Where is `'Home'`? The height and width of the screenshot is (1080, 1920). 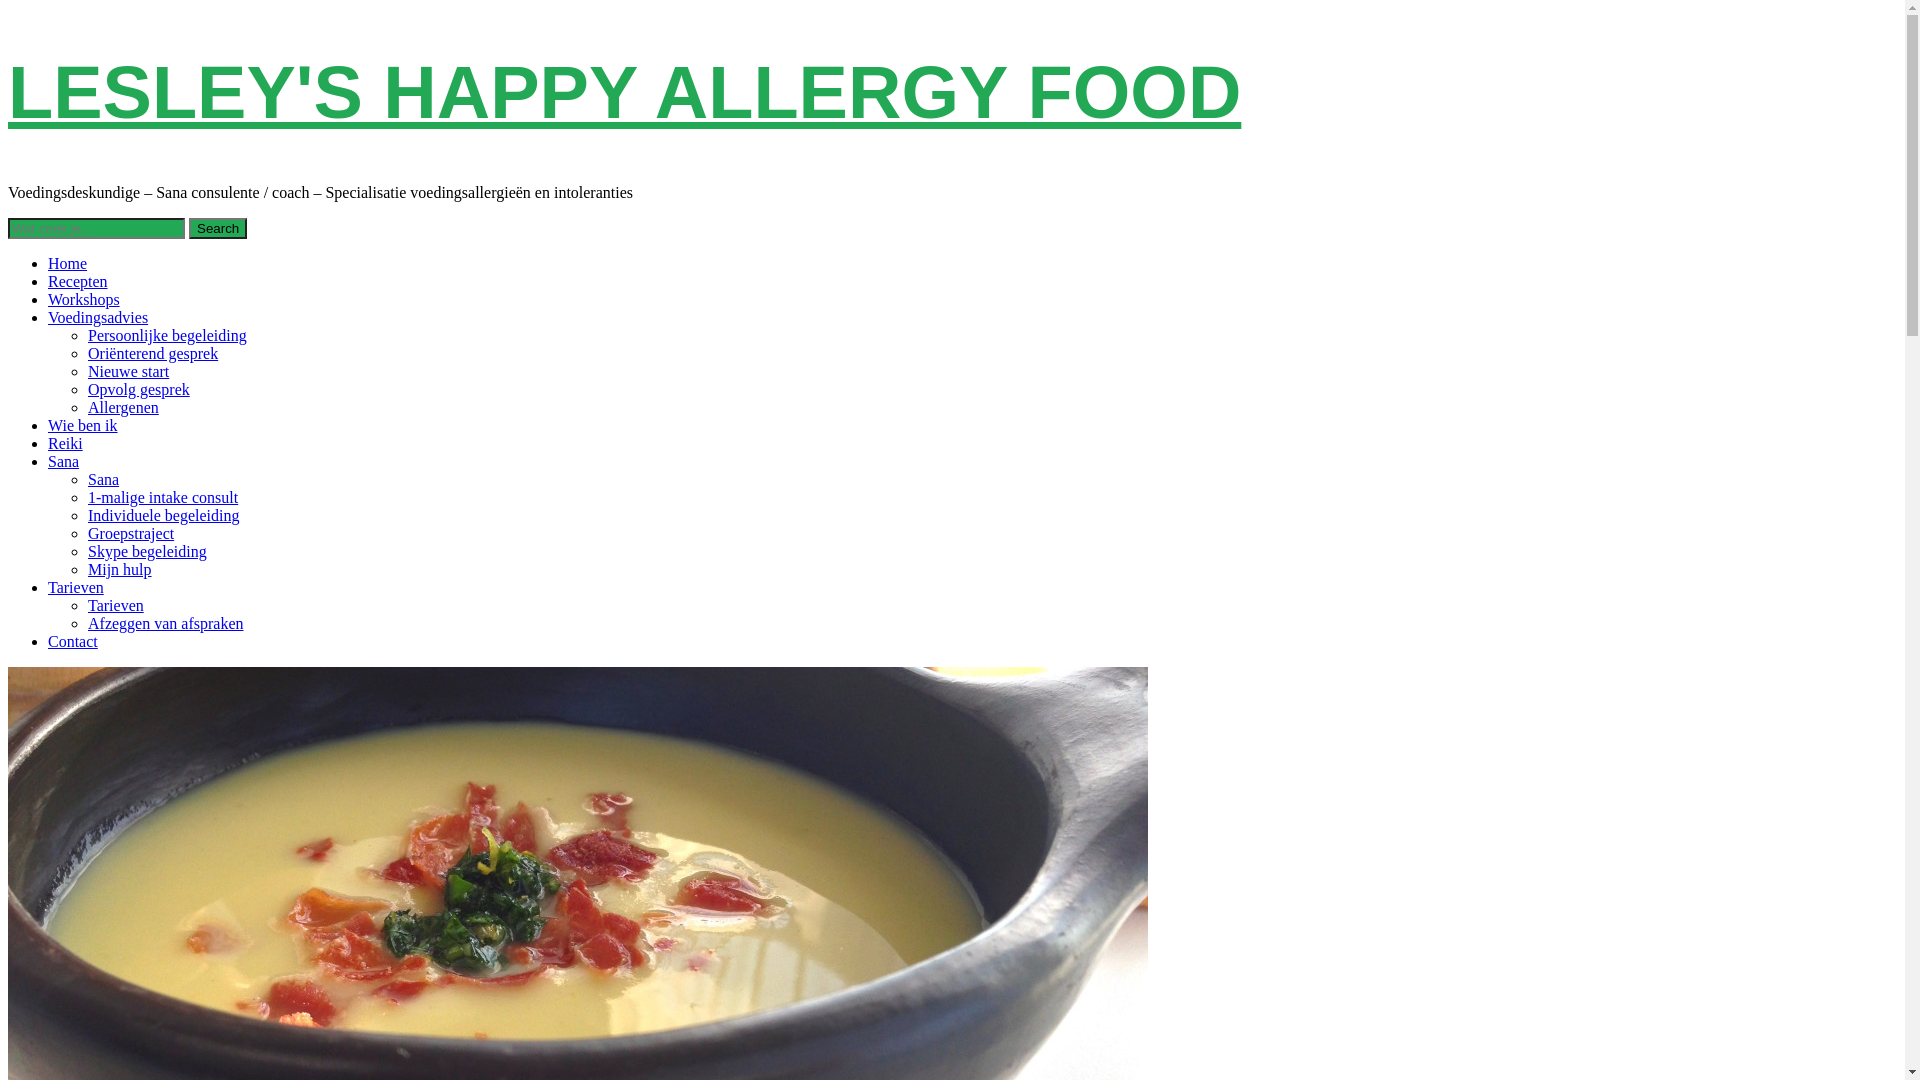
'Home' is located at coordinates (67, 262).